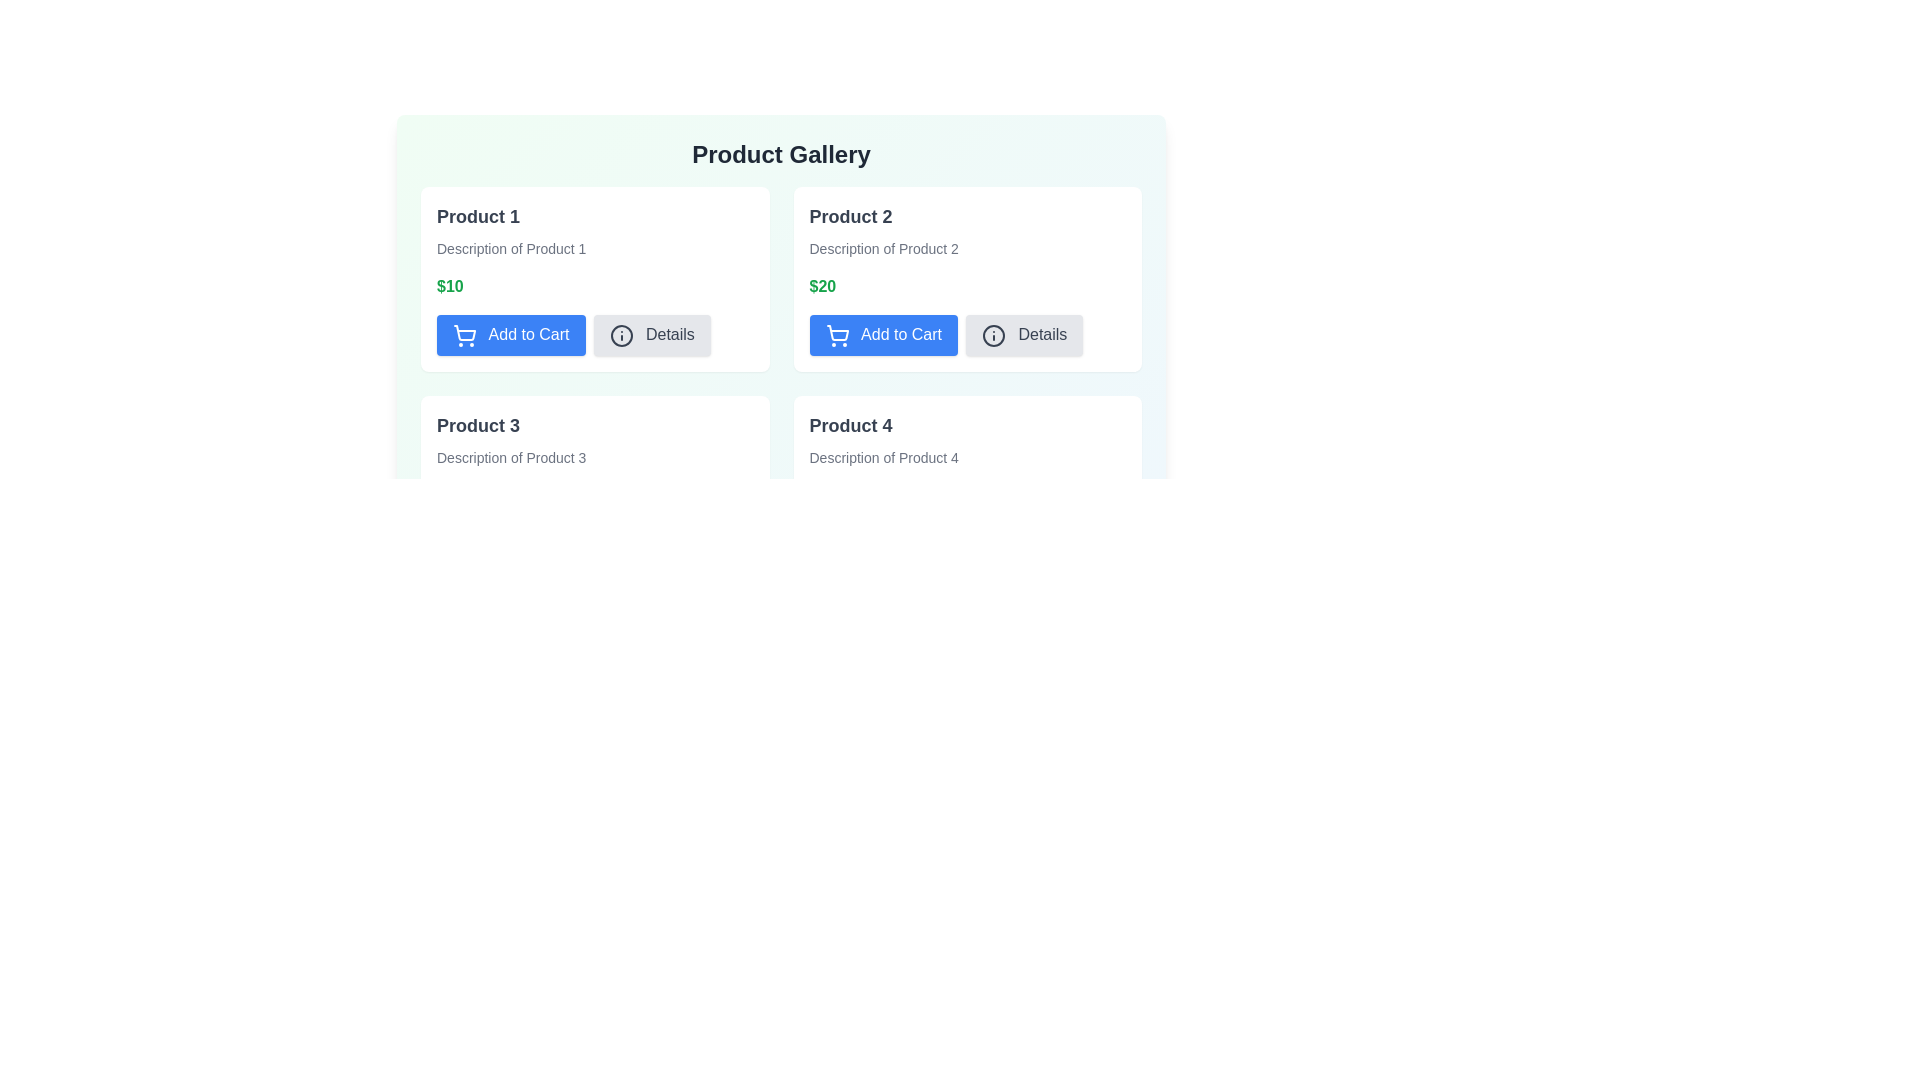 Image resolution: width=1920 pixels, height=1080 pixels. I want to click on the product title text label, which is positioned at the top of the card above the product description and price, so click(477, 216).